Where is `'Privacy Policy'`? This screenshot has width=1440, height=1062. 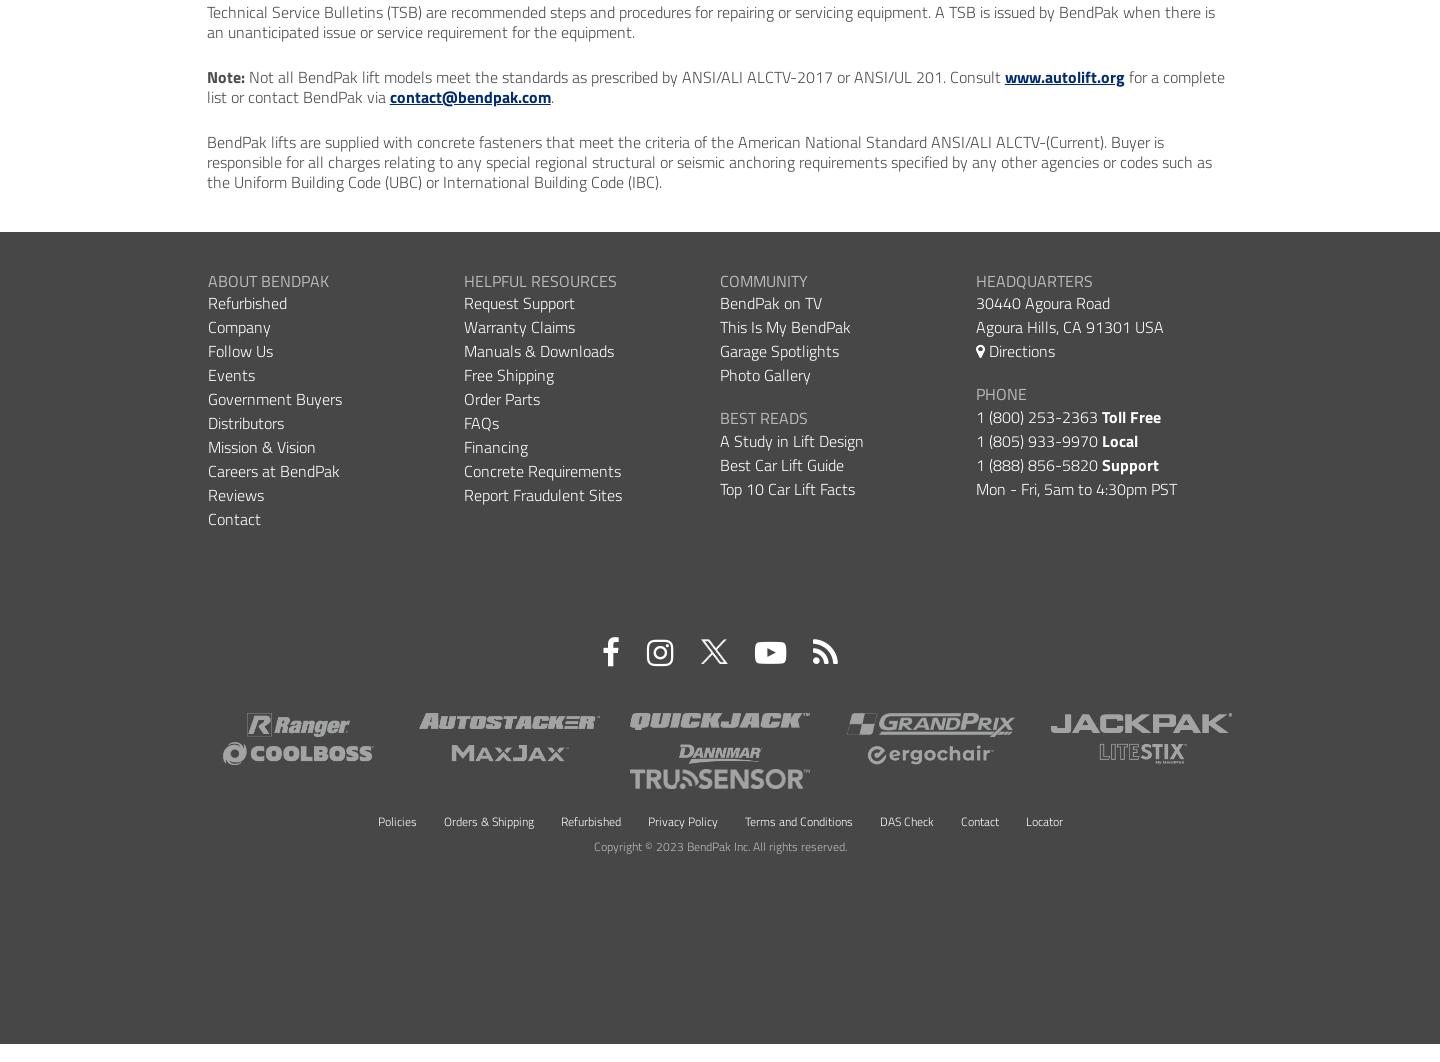 'Privacy Policy' is located at coordinates (645, 819).